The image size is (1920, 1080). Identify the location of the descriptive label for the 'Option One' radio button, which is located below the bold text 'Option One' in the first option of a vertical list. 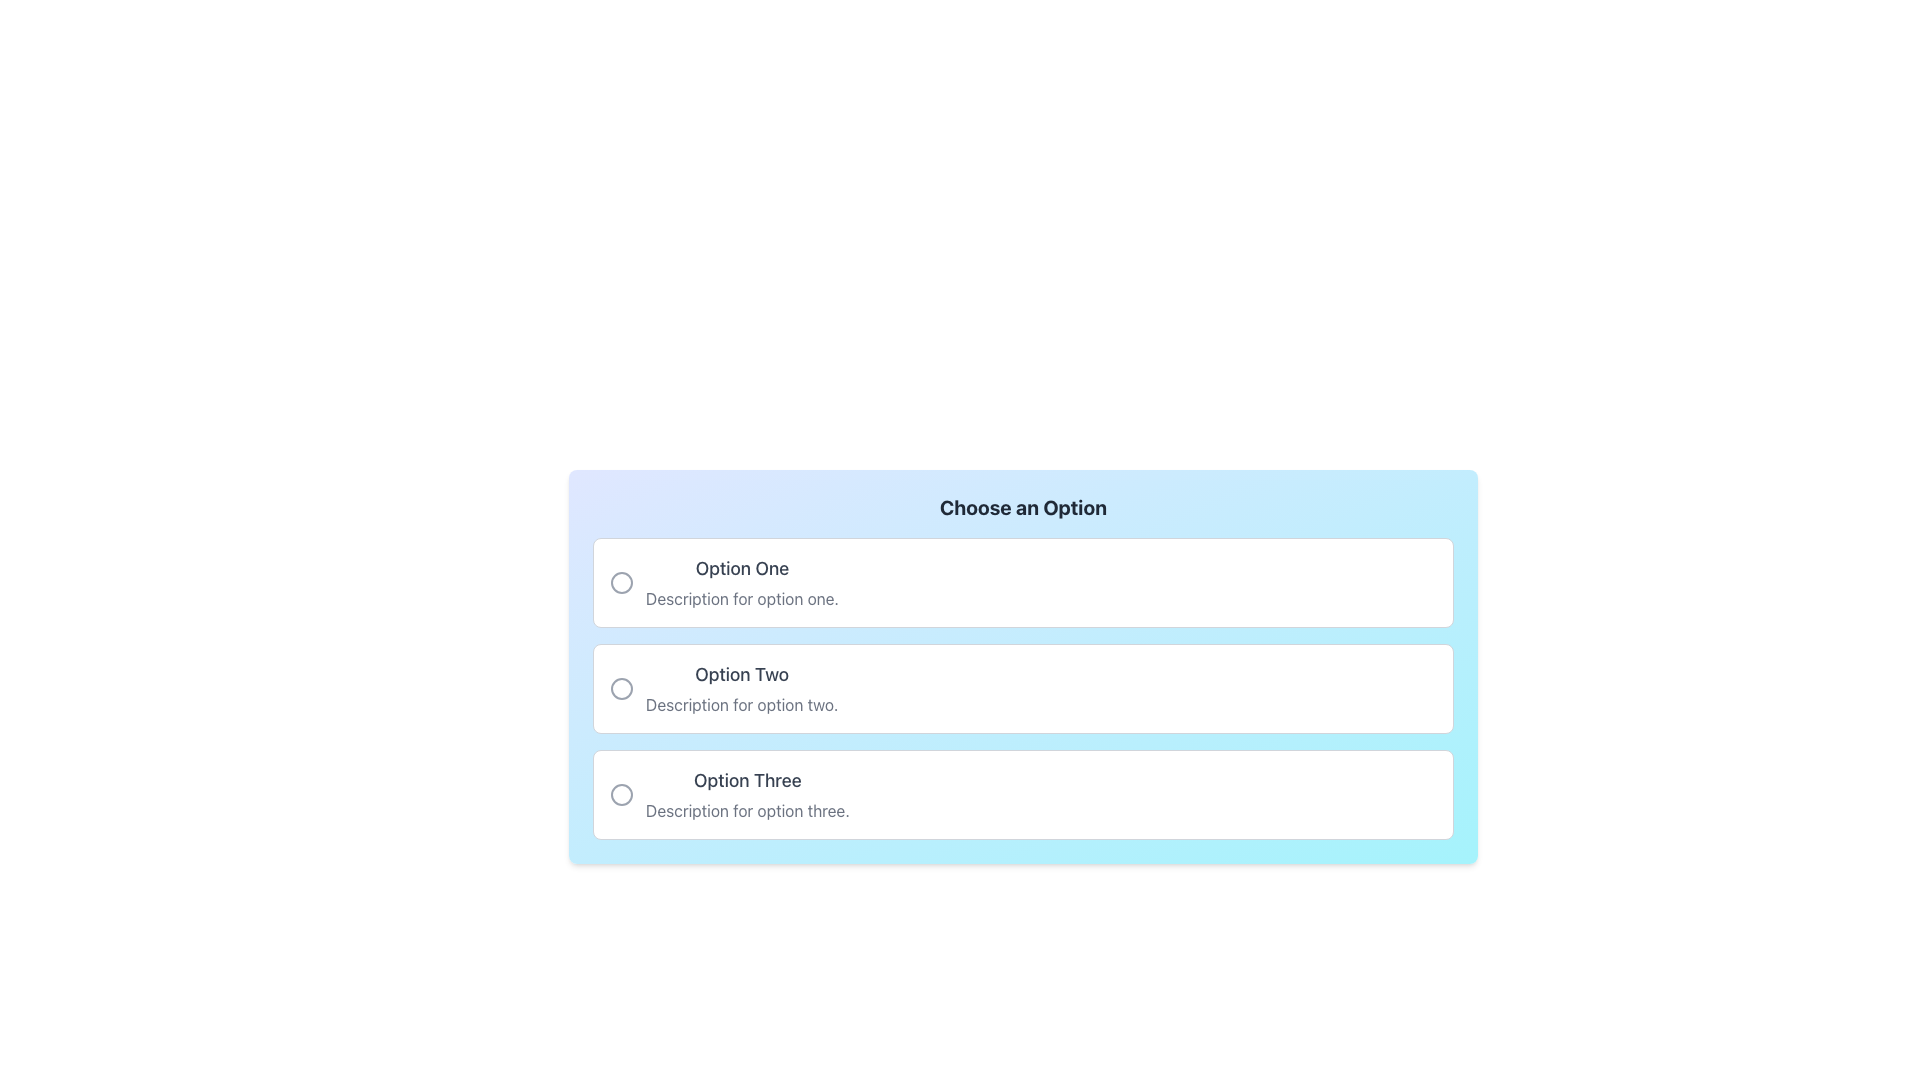
(741, 597).